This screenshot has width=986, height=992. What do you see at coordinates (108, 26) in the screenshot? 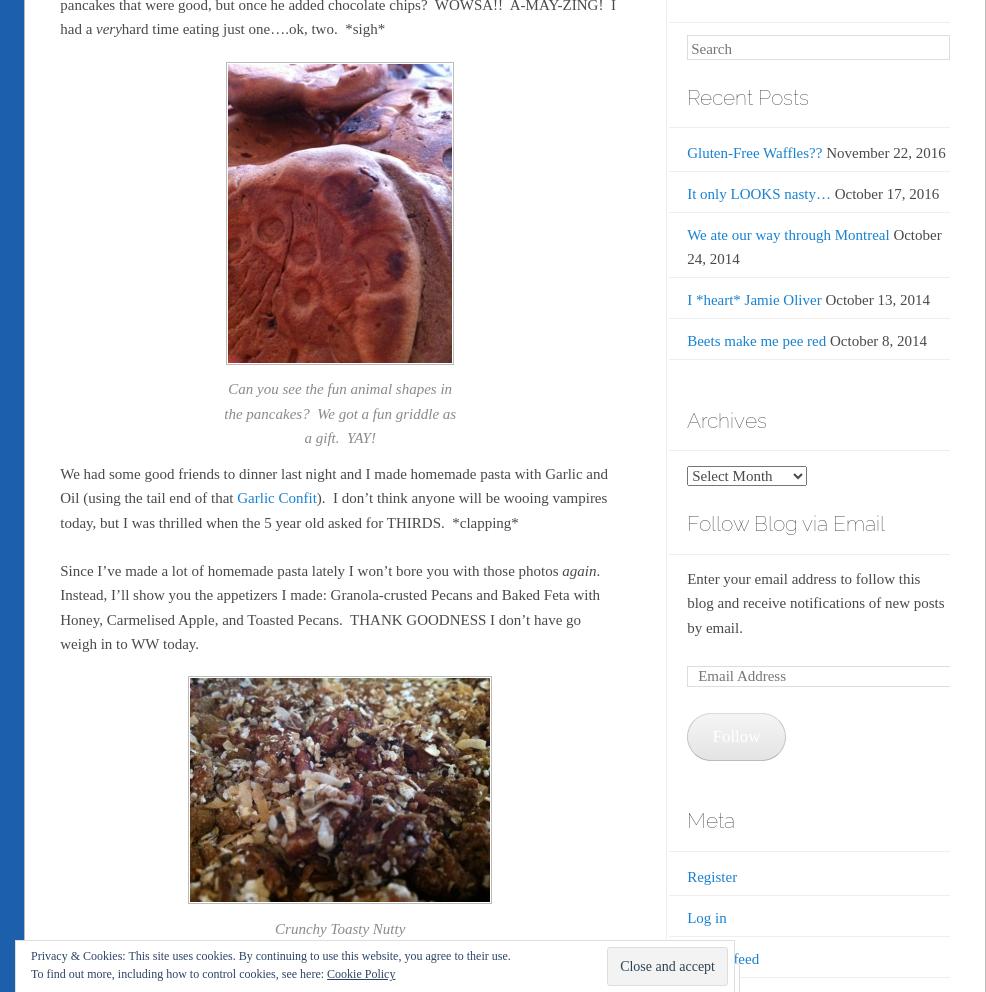
I see `'very'` at bounding box center [108, 26].